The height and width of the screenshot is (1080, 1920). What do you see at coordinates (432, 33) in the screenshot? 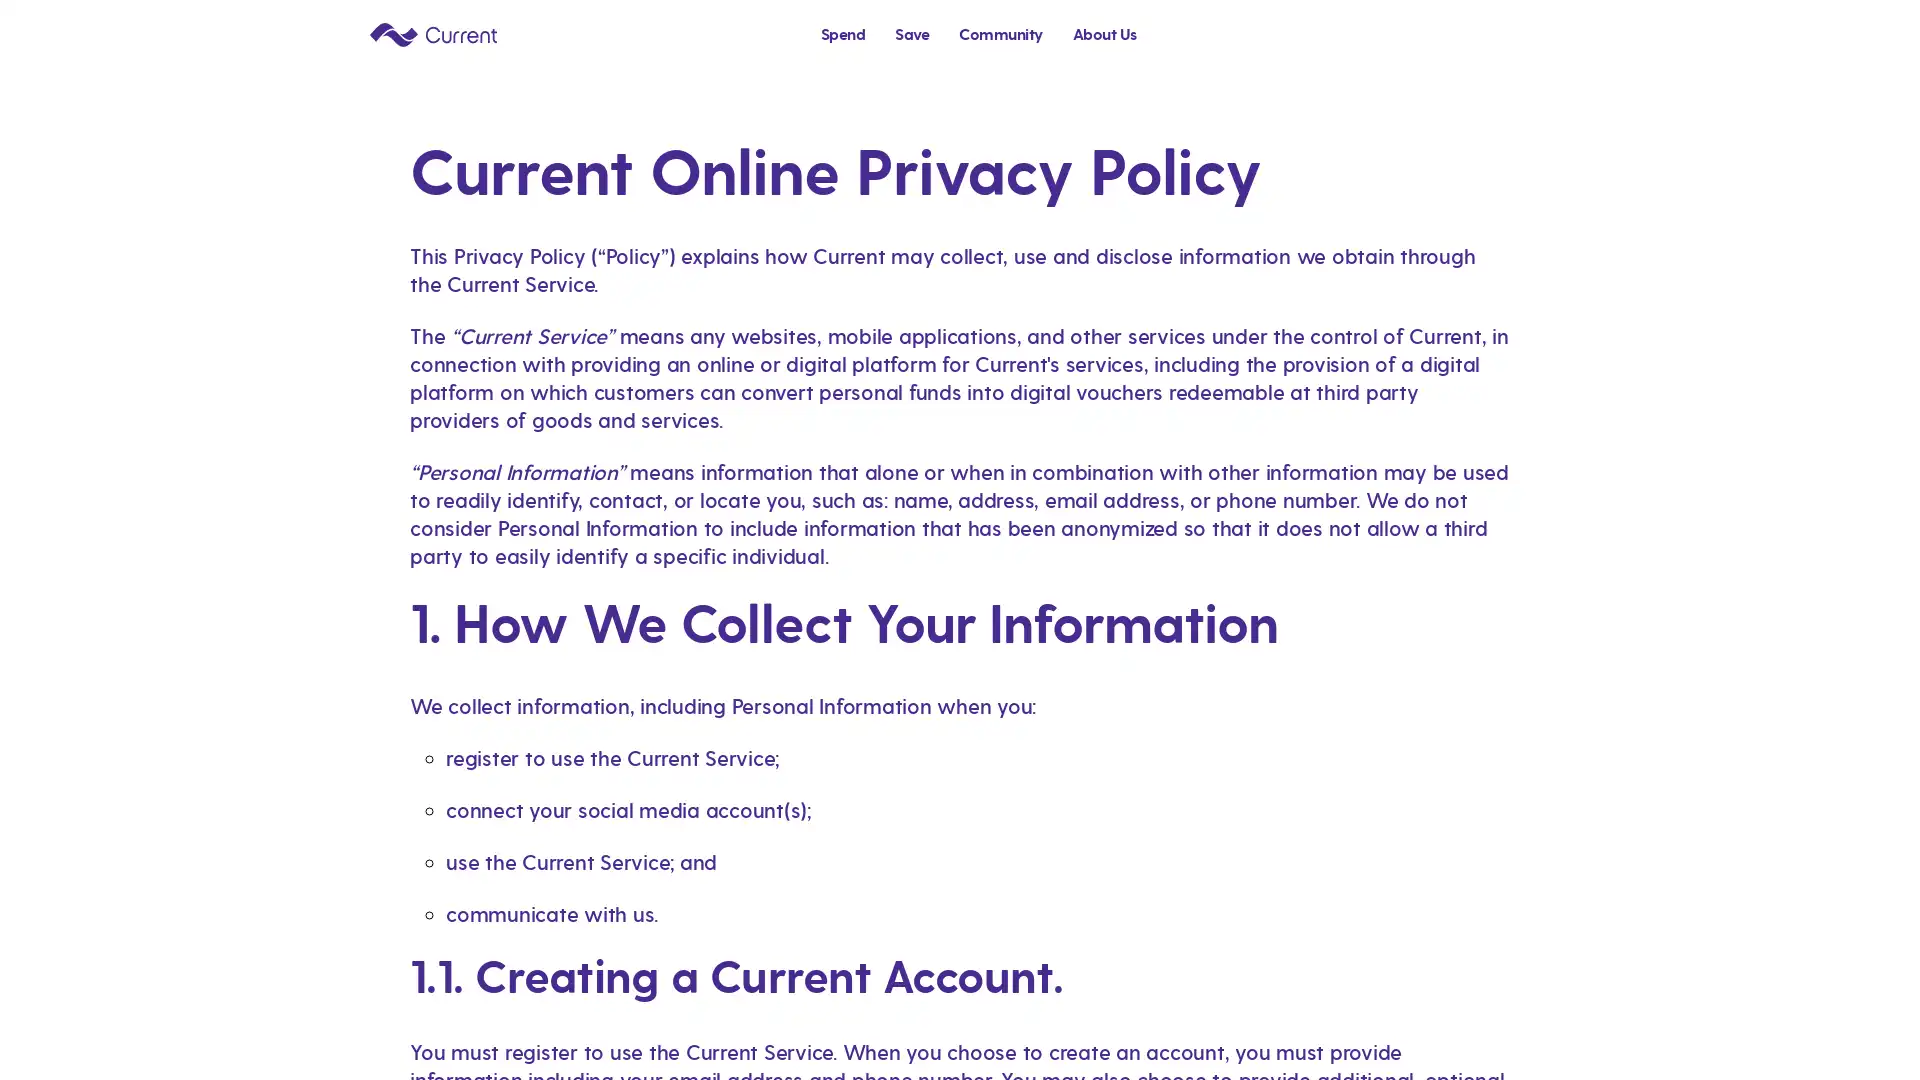
I see `Current logo` at bounding box center [432, 33].